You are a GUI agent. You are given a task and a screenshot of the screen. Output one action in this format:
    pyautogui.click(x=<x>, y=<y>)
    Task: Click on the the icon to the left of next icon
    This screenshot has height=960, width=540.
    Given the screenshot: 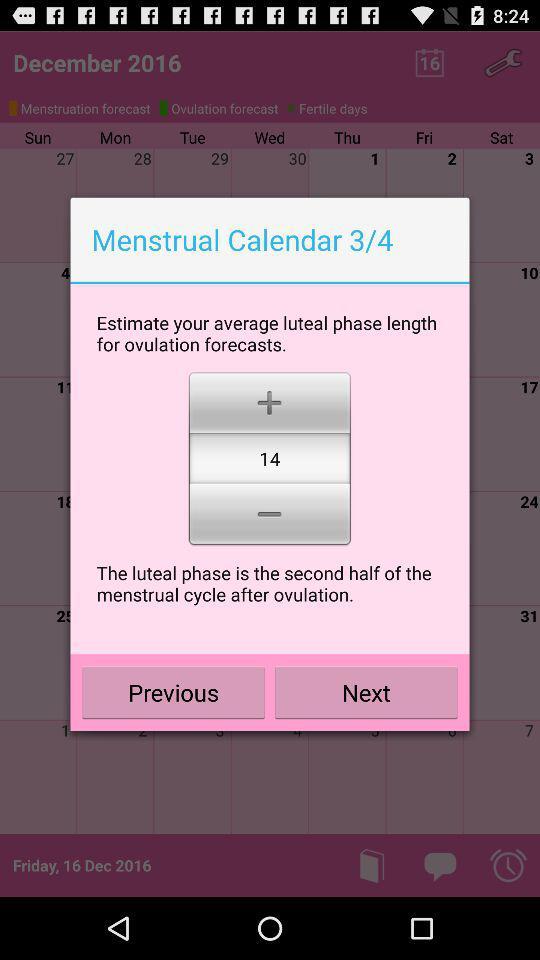 What is the action you would take?
    pyautogui.click(x=173, y=692)
    